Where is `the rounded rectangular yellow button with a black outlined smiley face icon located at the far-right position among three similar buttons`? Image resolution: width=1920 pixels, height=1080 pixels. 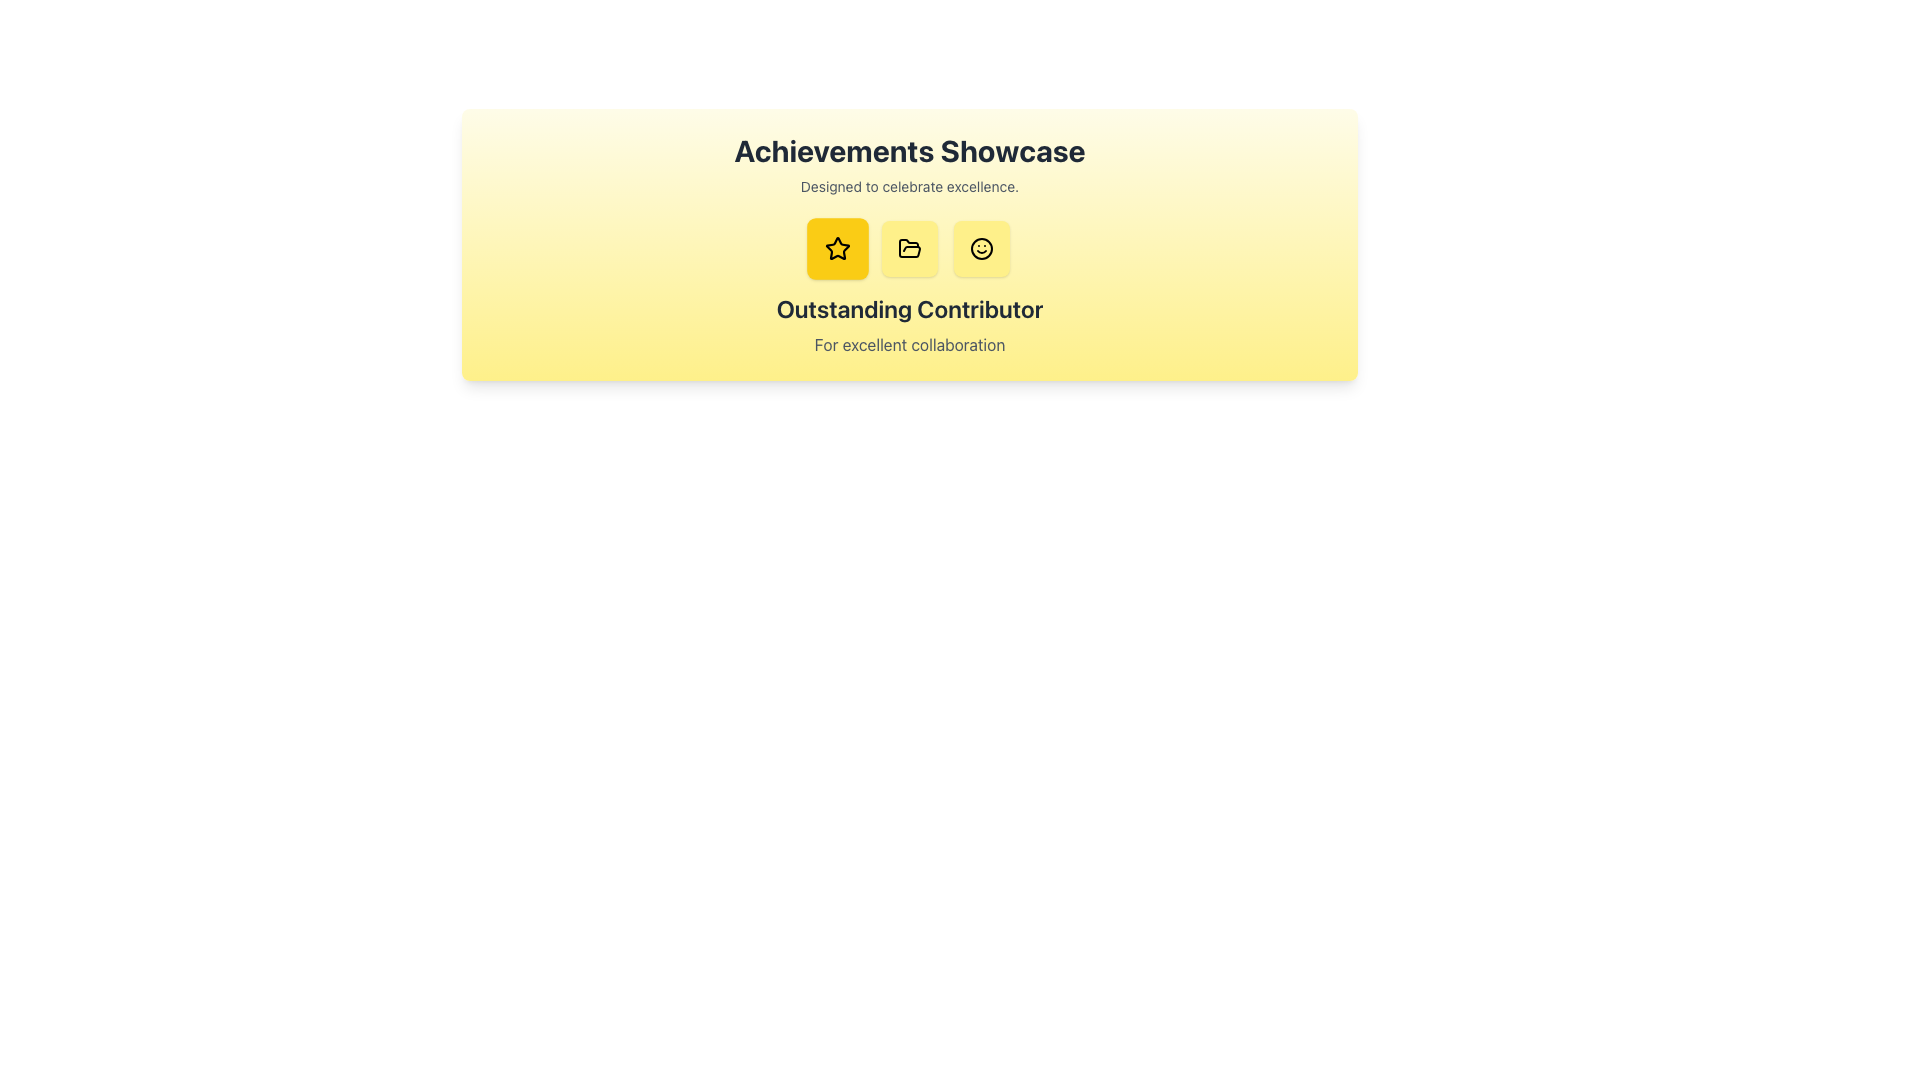
the rounded rectangular yellow button with a black outlined smiley face icon located at the far-right position among three similar buttons is located at coordinates (982, 248).